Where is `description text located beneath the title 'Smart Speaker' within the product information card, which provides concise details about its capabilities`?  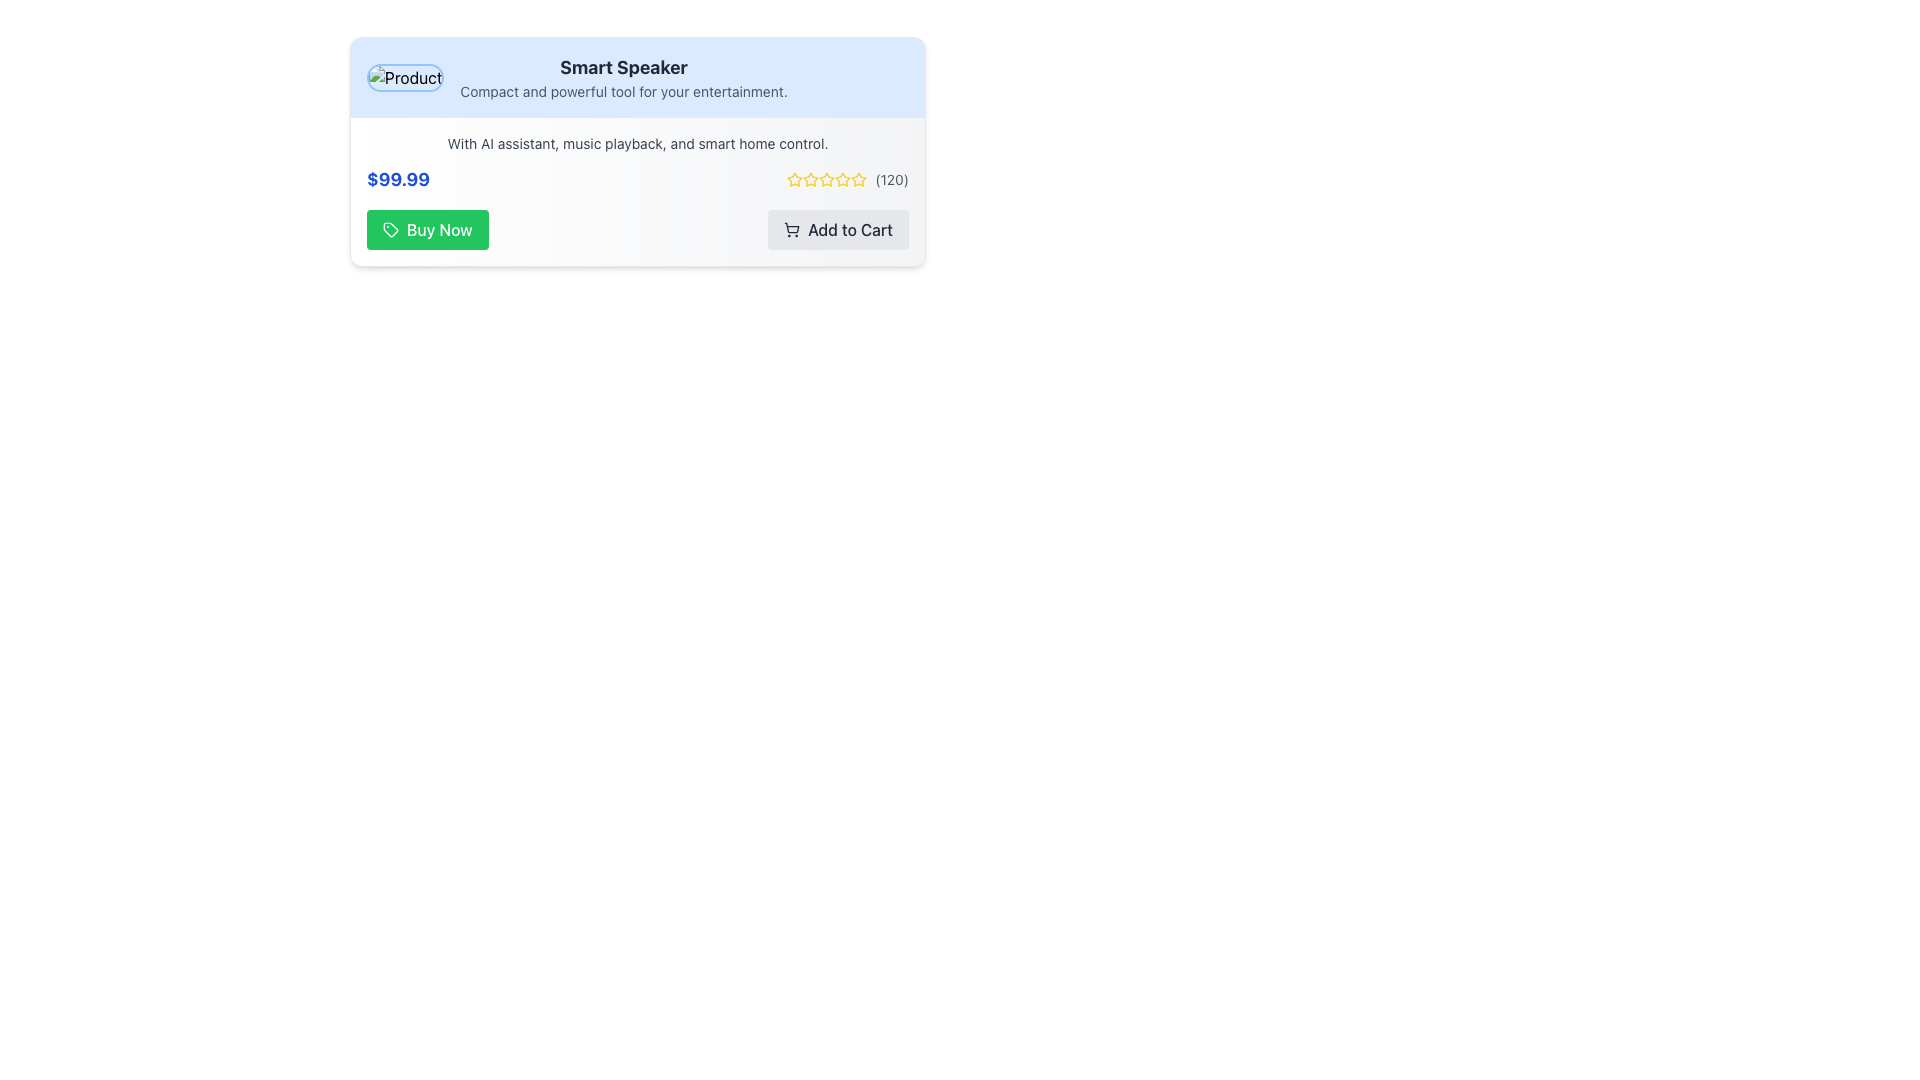
description text located beneath the title 'Smart Speaker' within the product information card, which provides concise details about its capabilities is located at coordinates (637, 142).